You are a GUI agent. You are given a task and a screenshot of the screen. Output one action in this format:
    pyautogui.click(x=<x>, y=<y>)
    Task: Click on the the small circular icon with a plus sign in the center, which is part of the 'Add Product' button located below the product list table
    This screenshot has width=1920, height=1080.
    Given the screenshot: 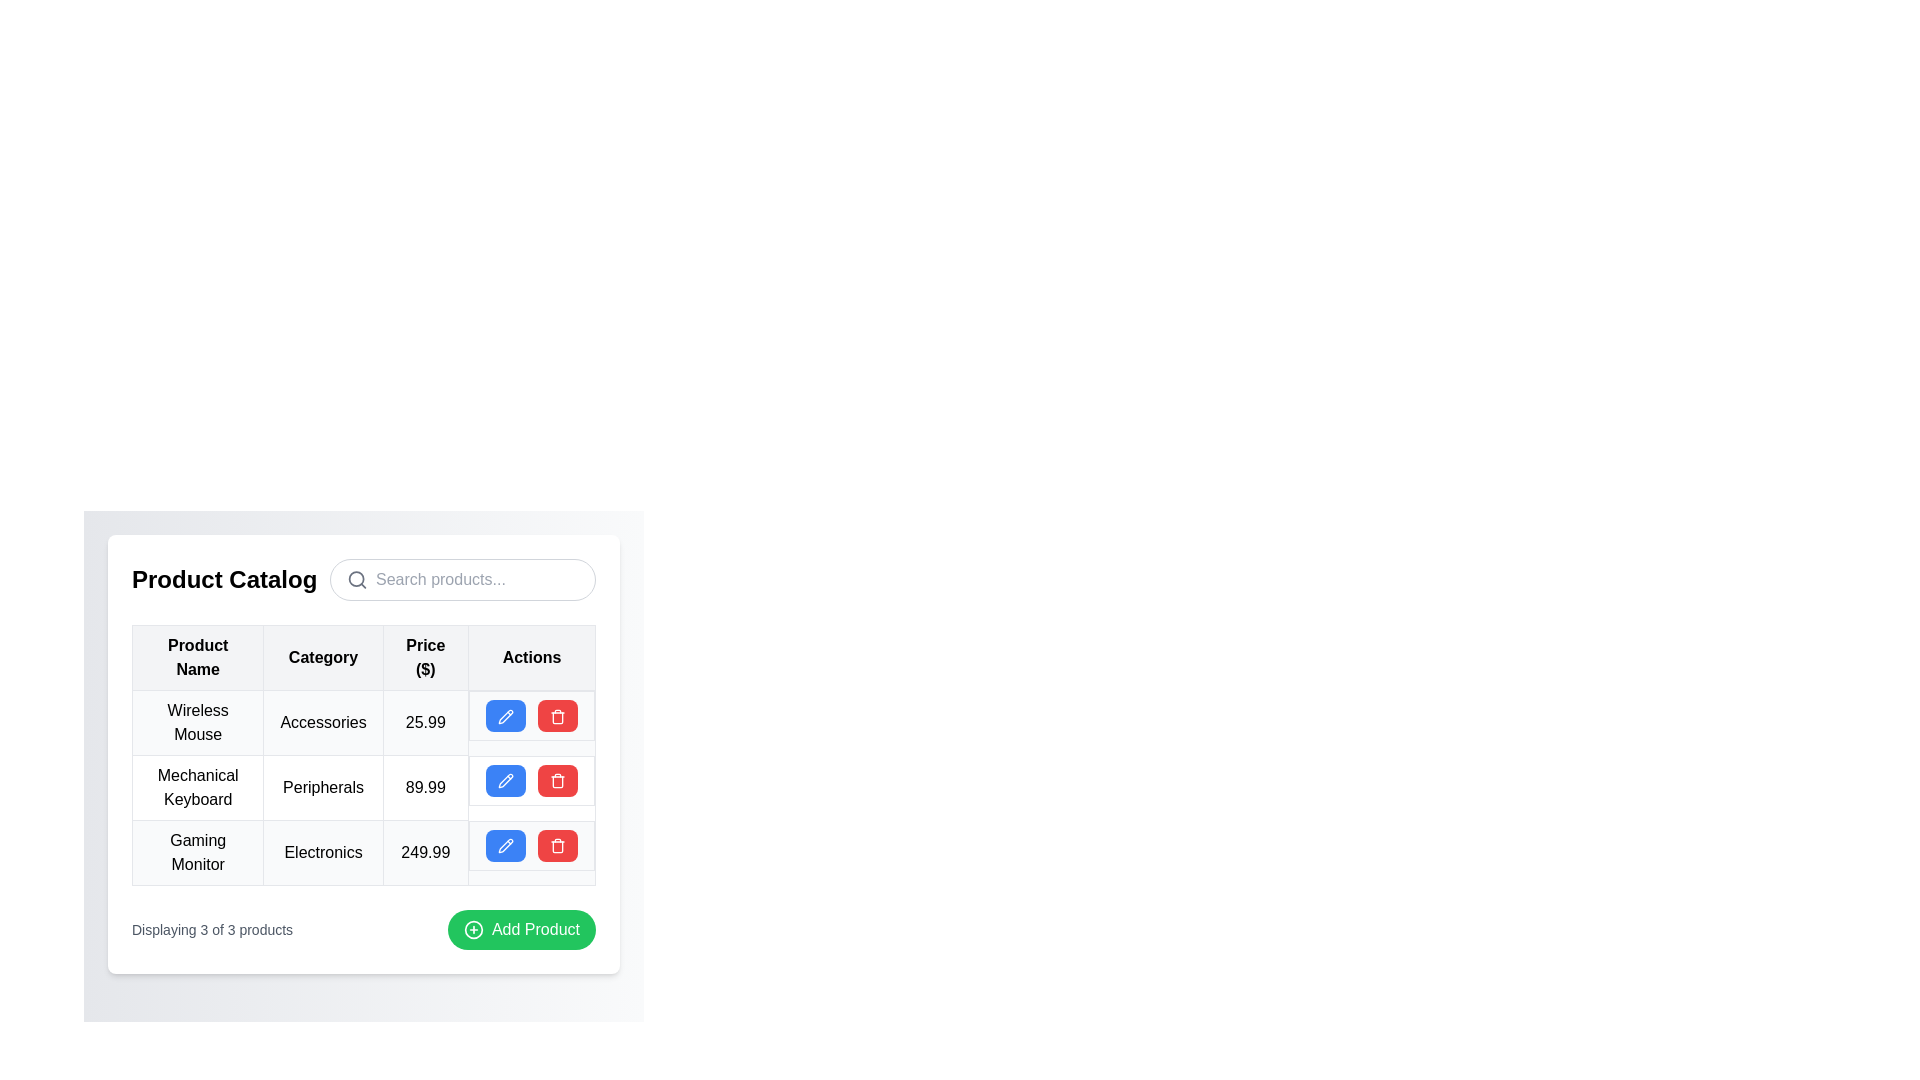 What is the action you would take?
    pyautogui.click(x=472, y=929)
    